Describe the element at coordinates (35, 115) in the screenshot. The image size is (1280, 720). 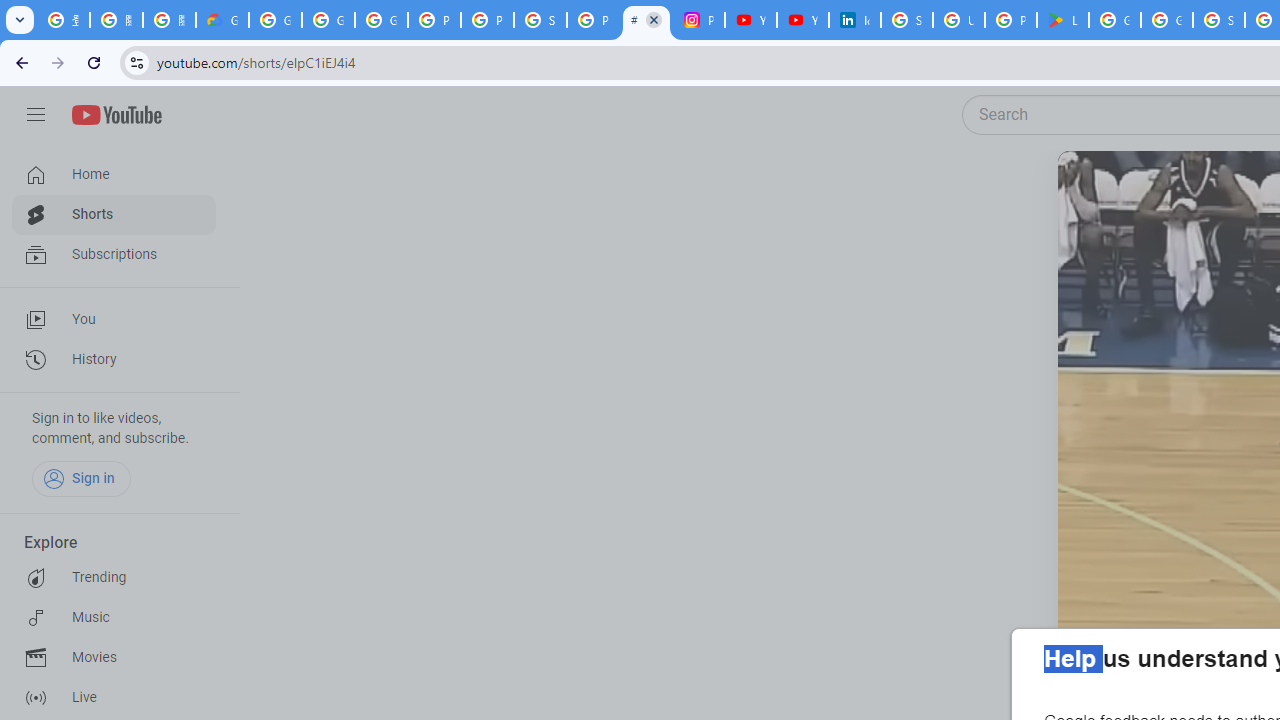
I see `'Guide'` at that location.